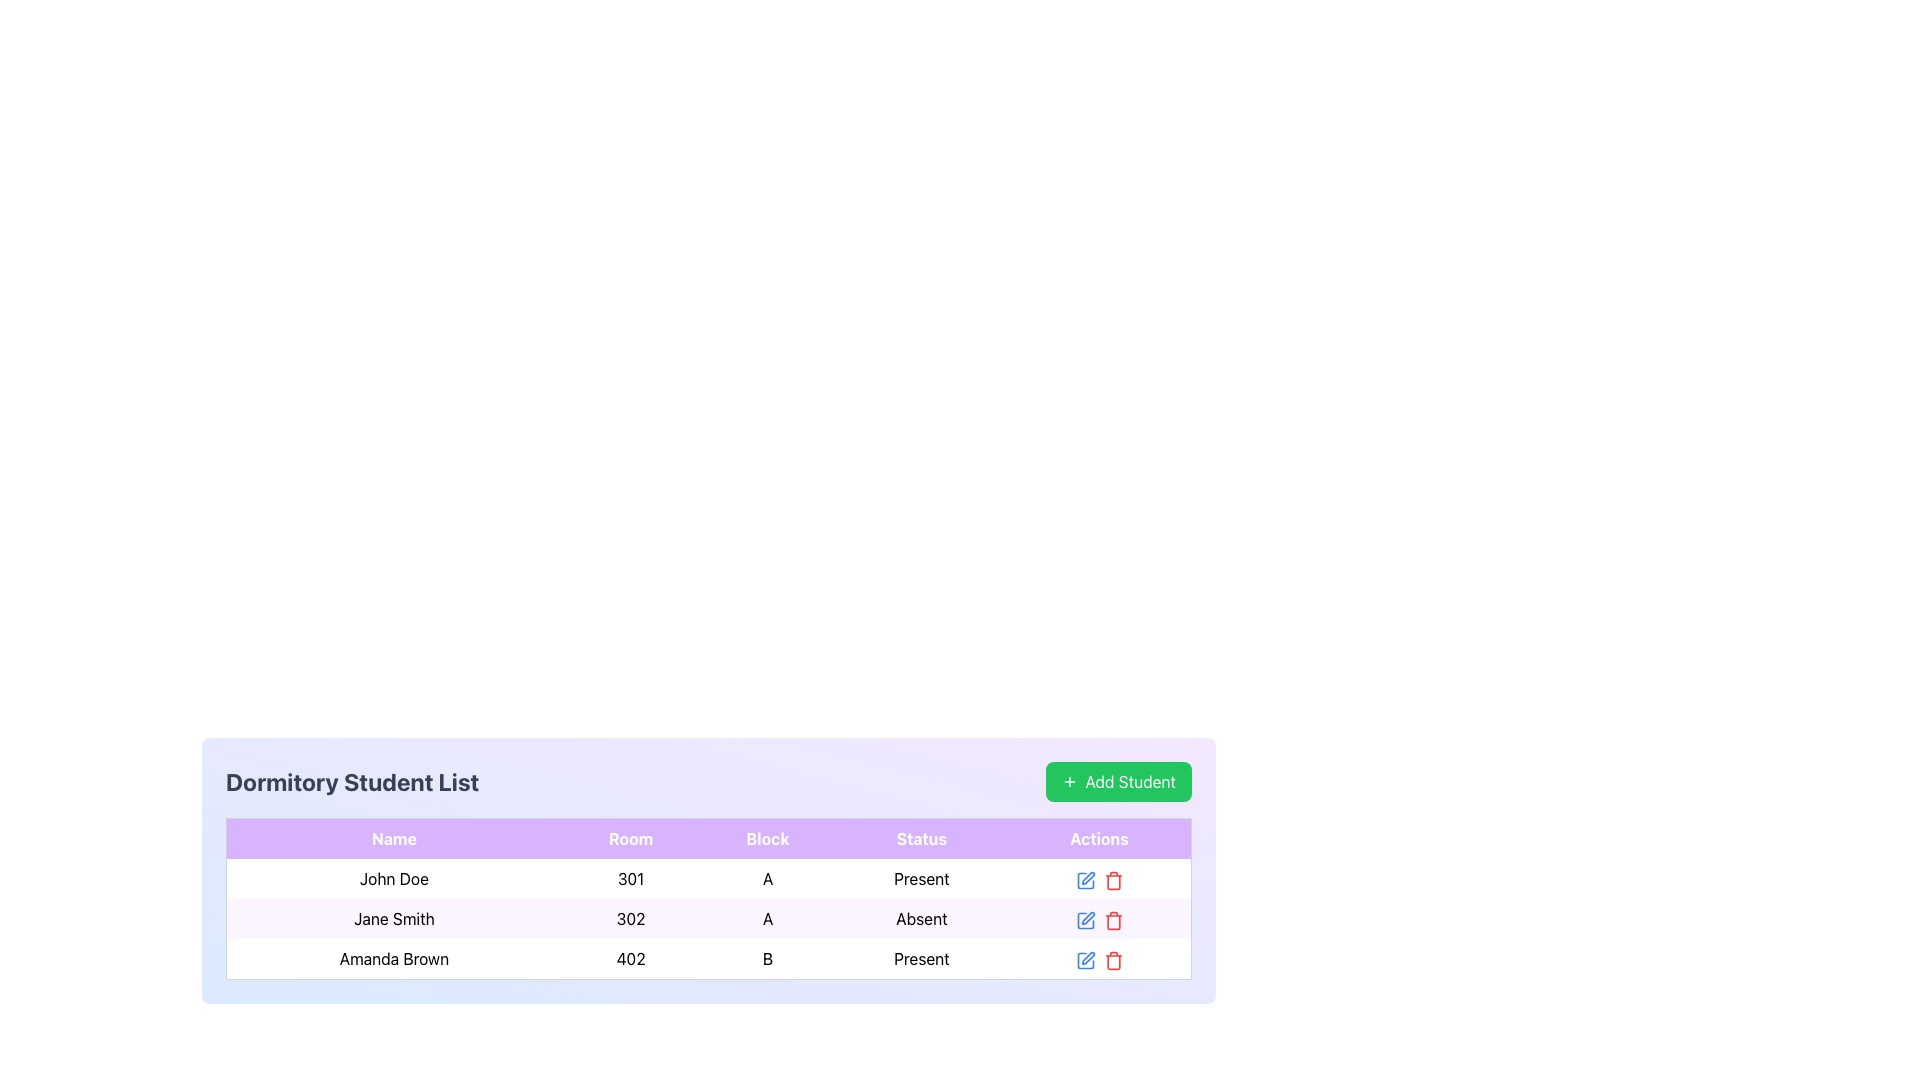 This screenshot has width=1920, height=1080. I want to click on the edit icon in the 'Actions' column of the last row for 'Amanda Brown' to initiate the edit functionality, so click(1084, 879).